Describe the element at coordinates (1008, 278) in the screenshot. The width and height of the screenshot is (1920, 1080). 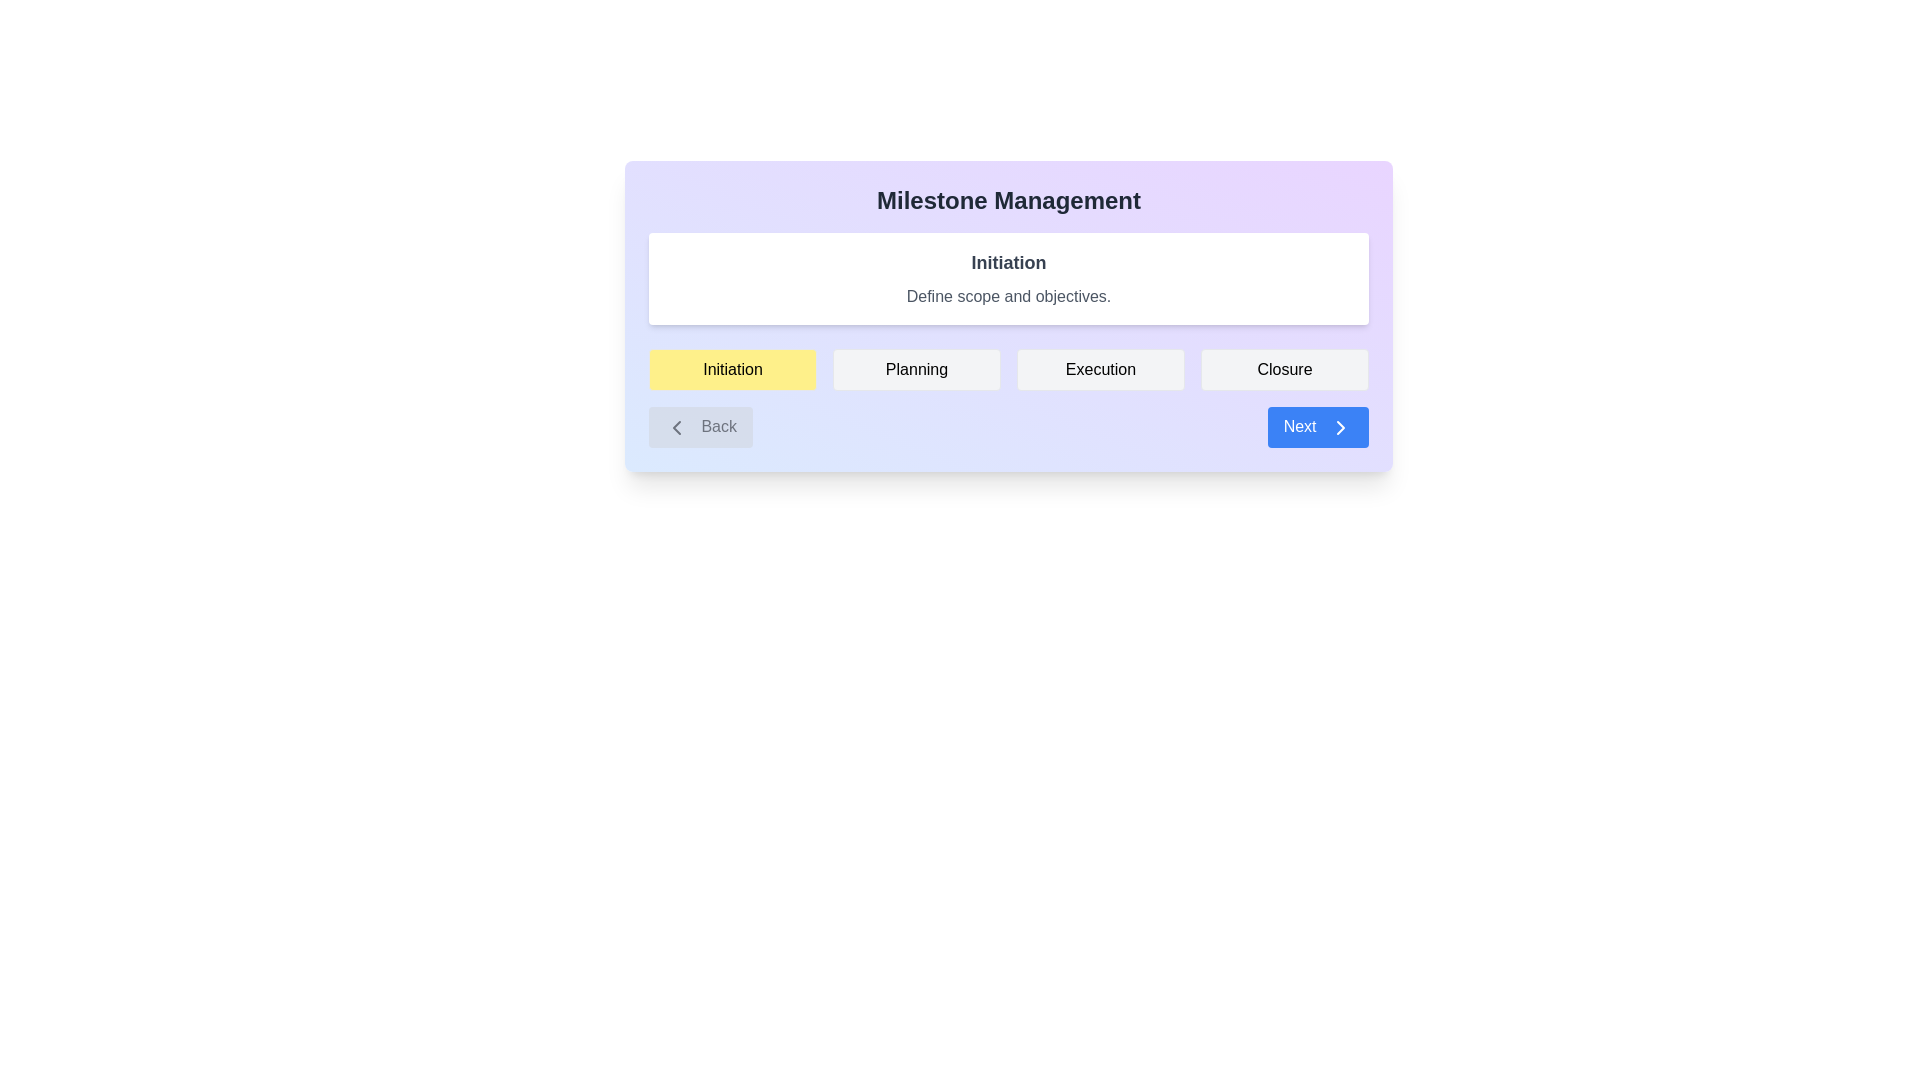
I see `the Text display area that shows the milestone step labeled 'Initiation' with the description 'Define scope and objectives', located below the 'Milestone Management' heading and above the buttons for 'Initiation', 'Planning', 'Execution', and 'Closure'` at that location.